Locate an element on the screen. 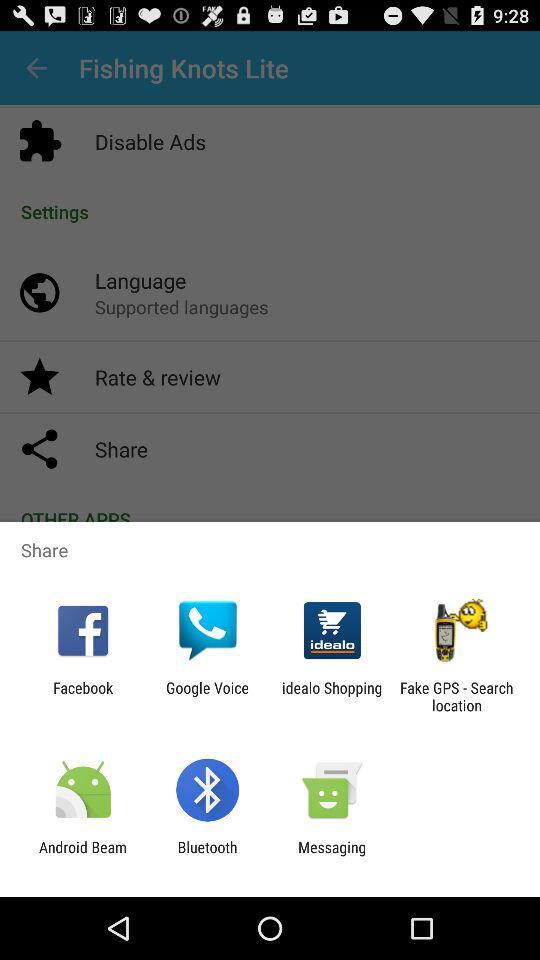  item to the right of the android beam app is located at coordinates (206, 855).